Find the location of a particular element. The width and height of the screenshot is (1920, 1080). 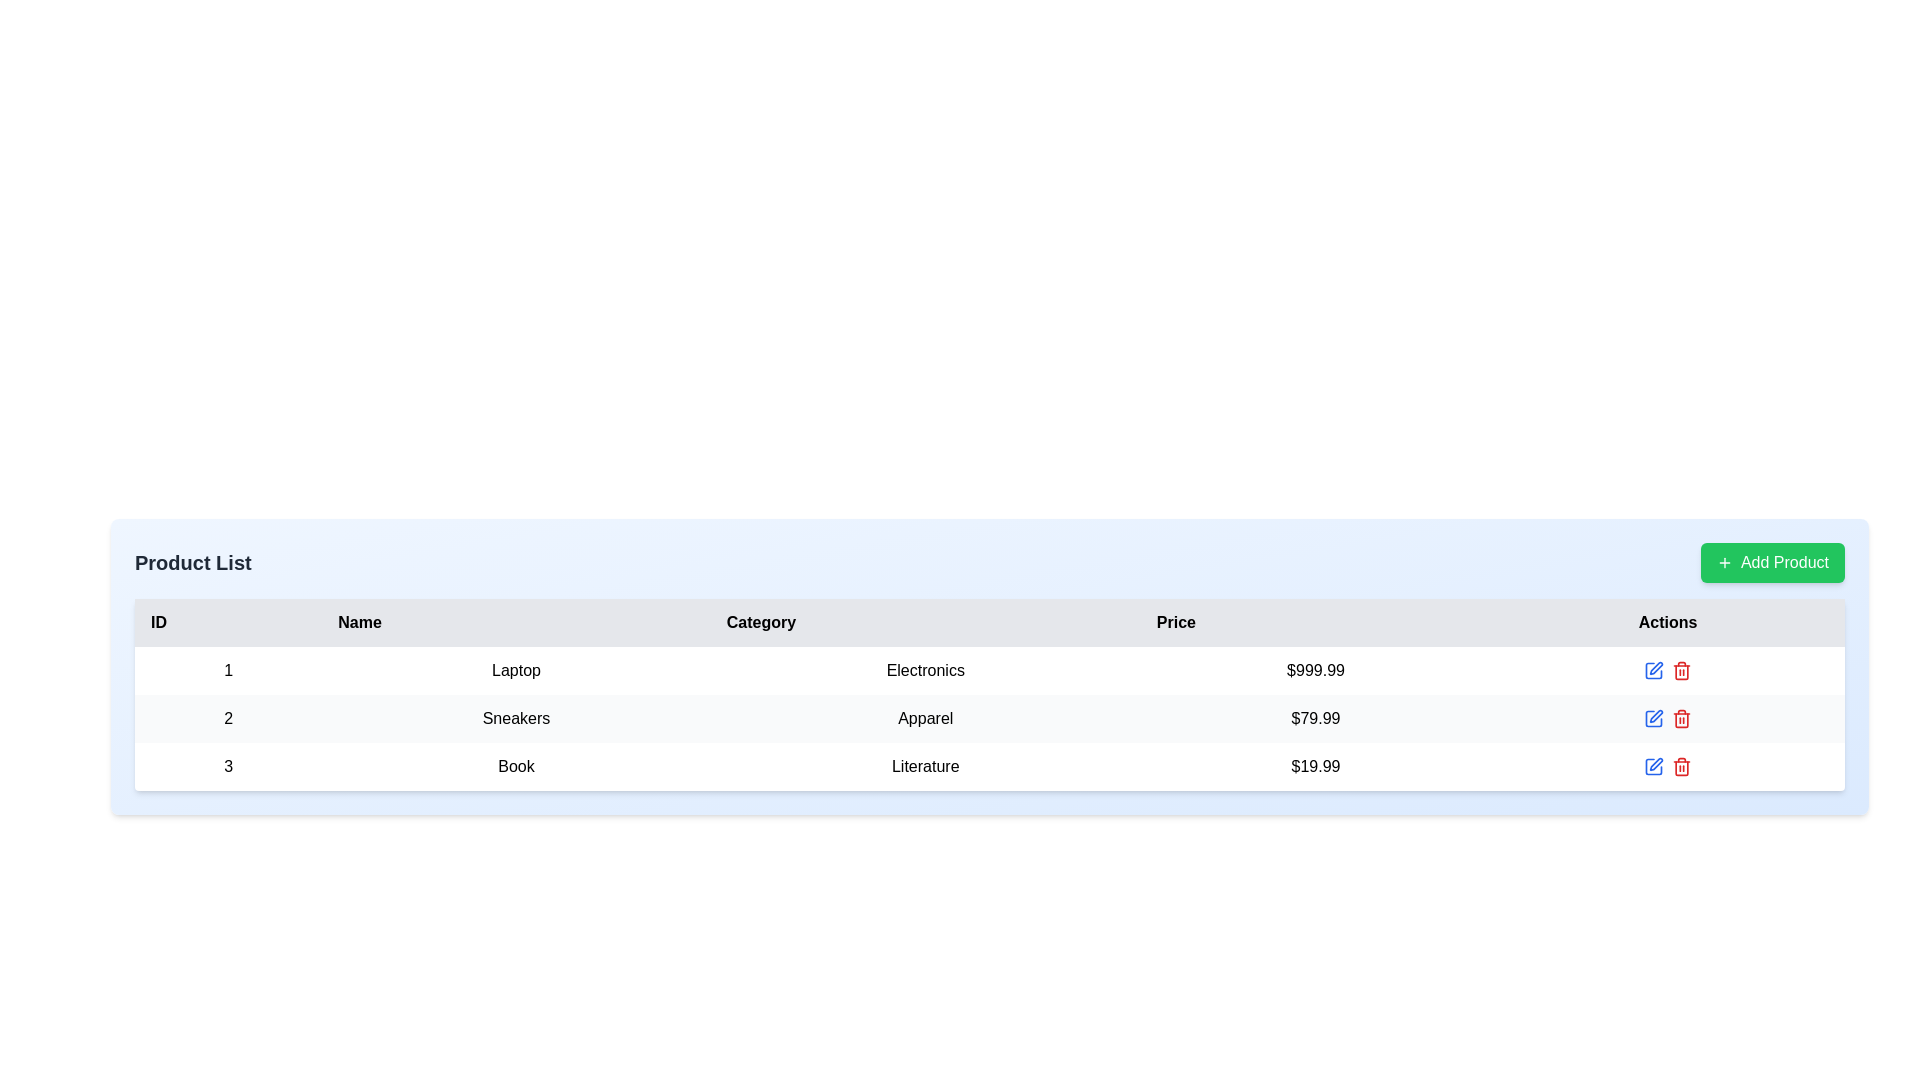

the edit icon located in the 'Actions' column for the second product entry ('Sneakers') in the table is located at coordinates (1656, 715).